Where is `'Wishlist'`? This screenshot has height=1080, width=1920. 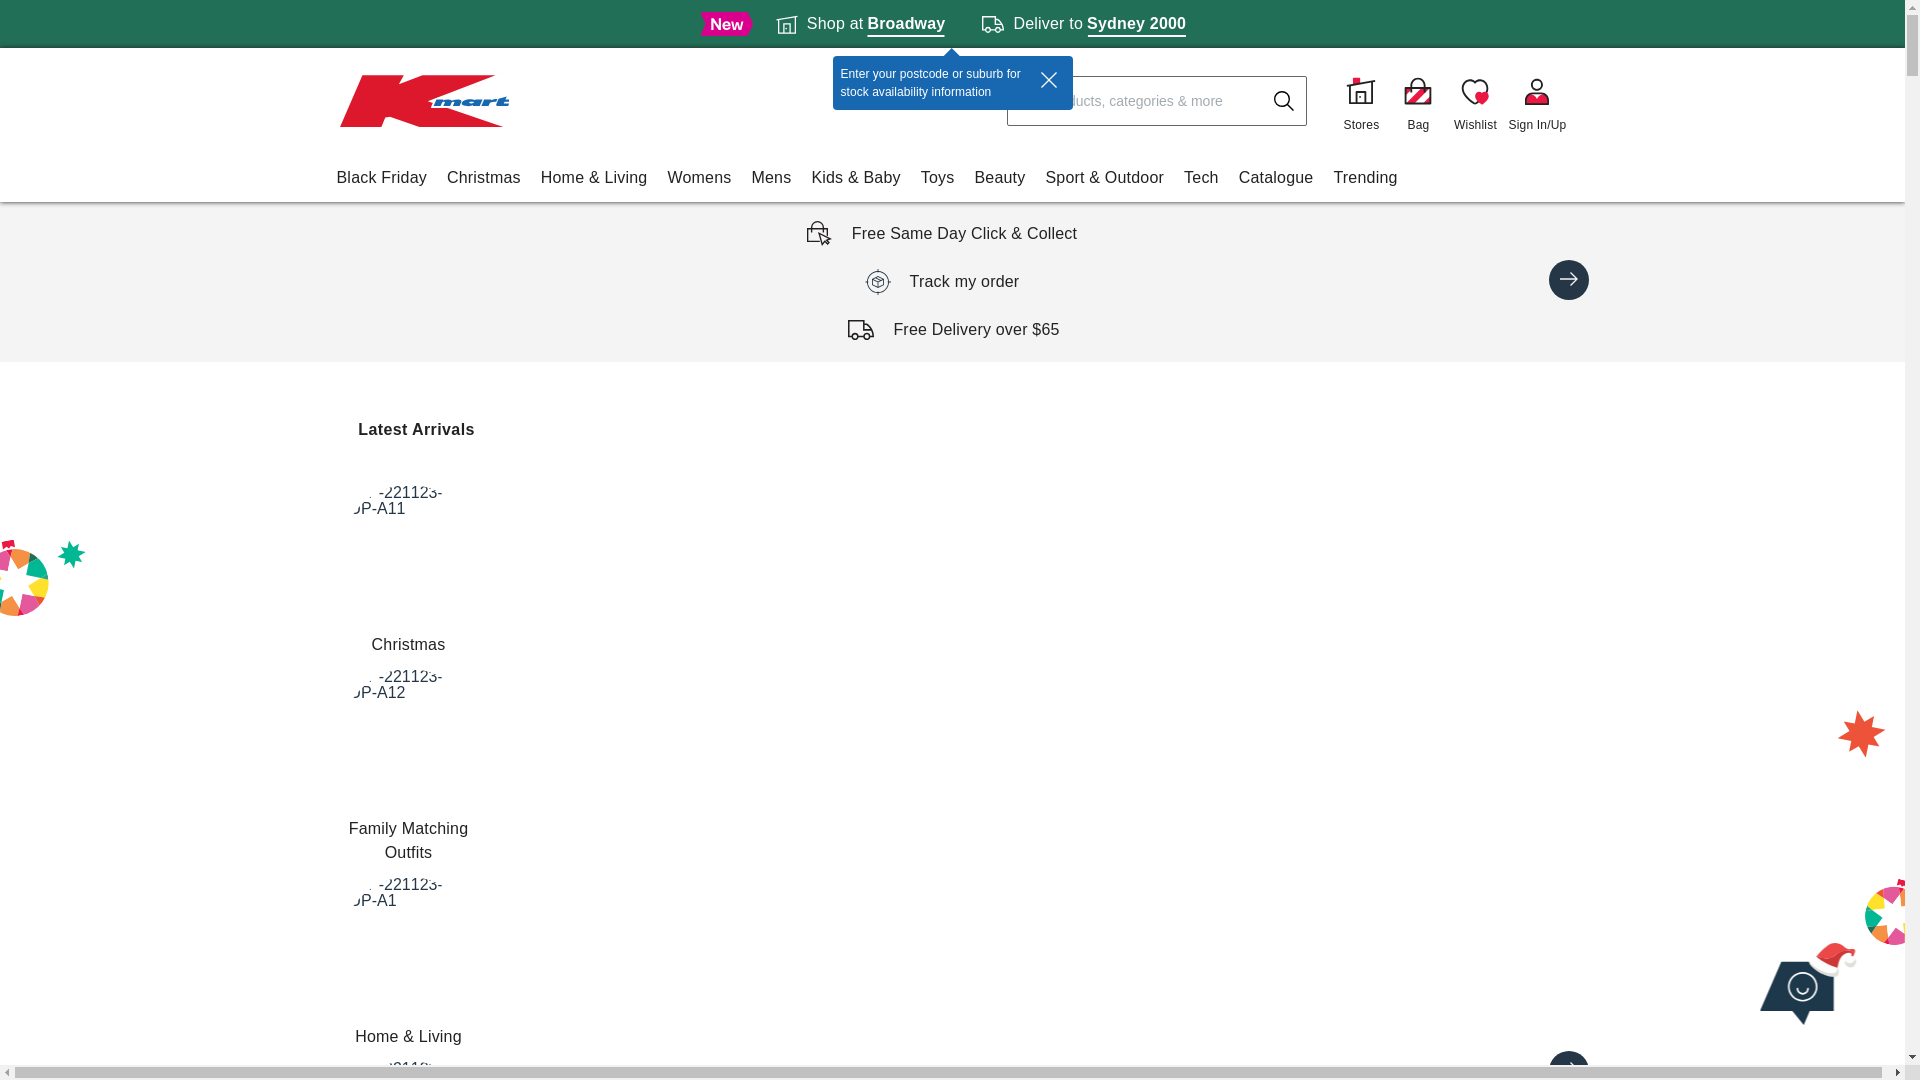 'Wishlist' is located at coordinates (1474, 100).